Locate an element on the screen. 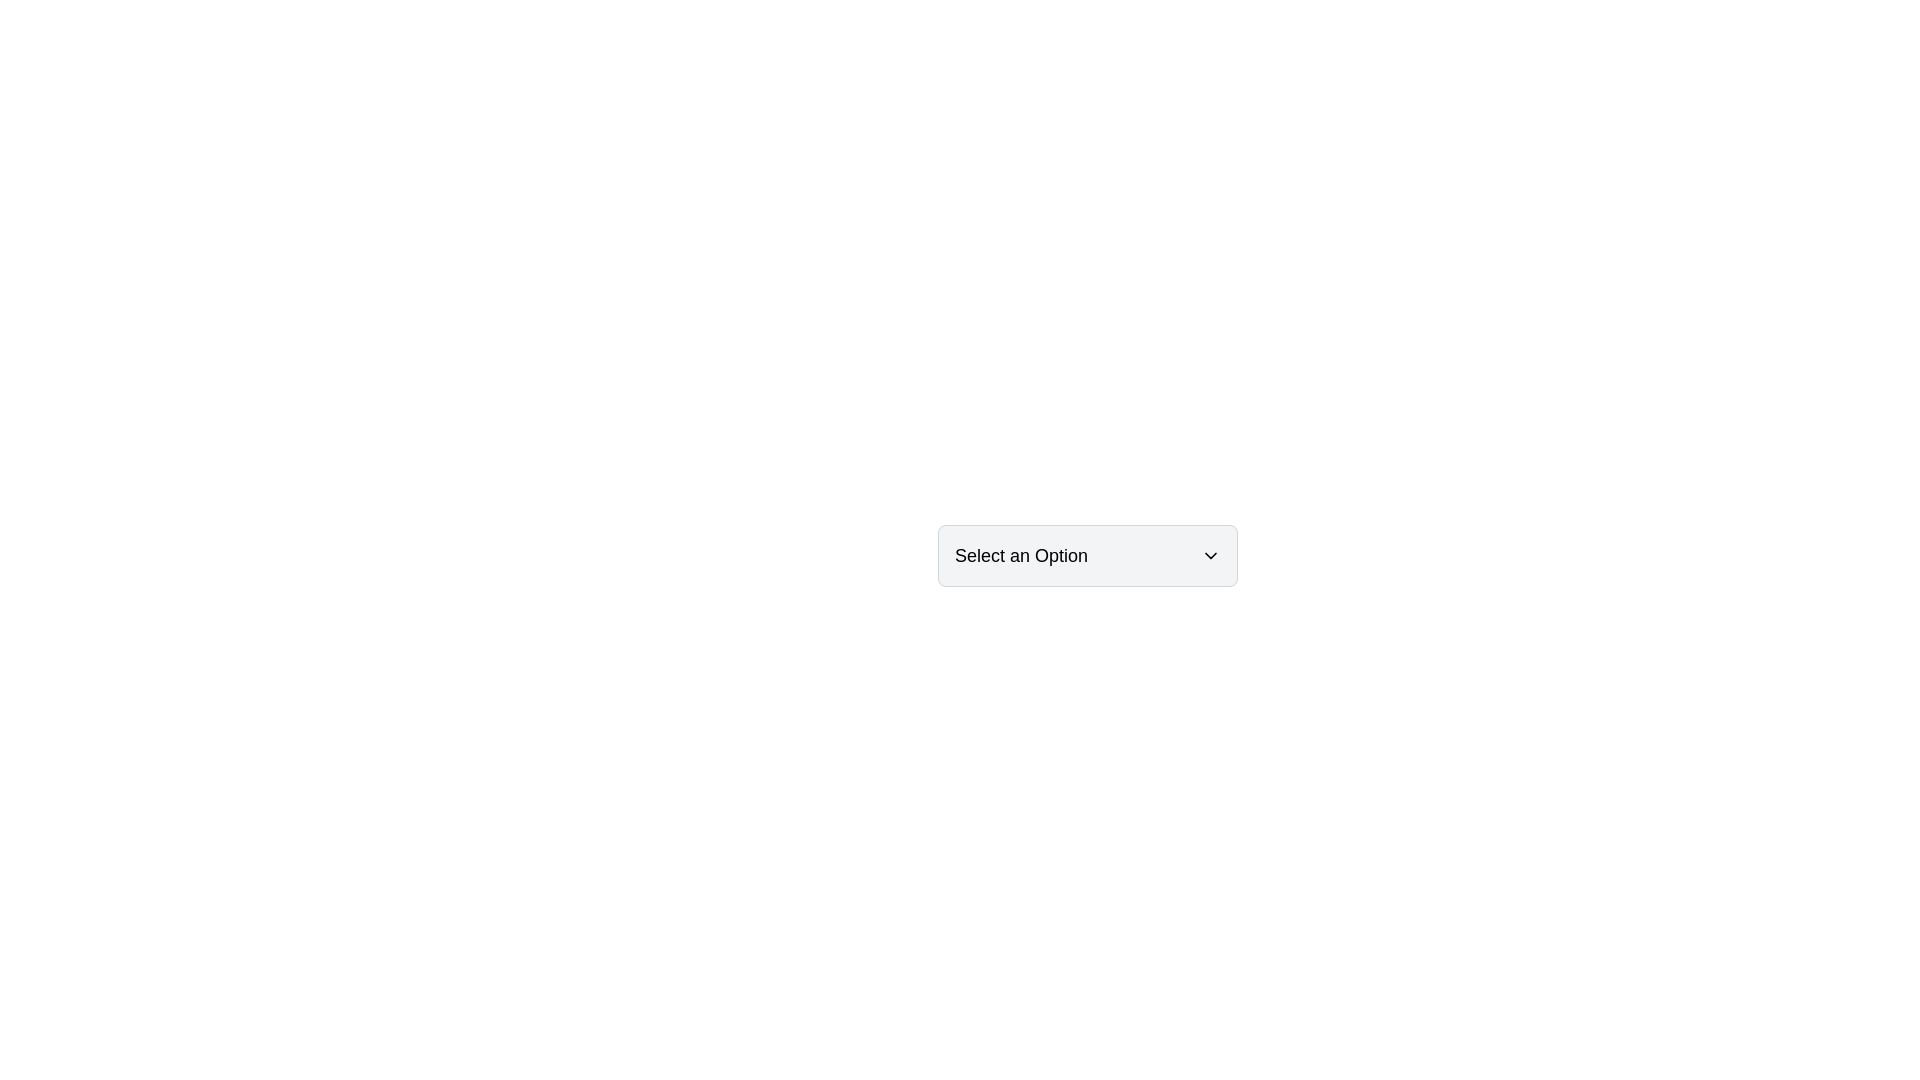 The image size is (1920, 1080). the dropdown menu button labeled 'Select an Option' is located at coordinates (1087, 555).